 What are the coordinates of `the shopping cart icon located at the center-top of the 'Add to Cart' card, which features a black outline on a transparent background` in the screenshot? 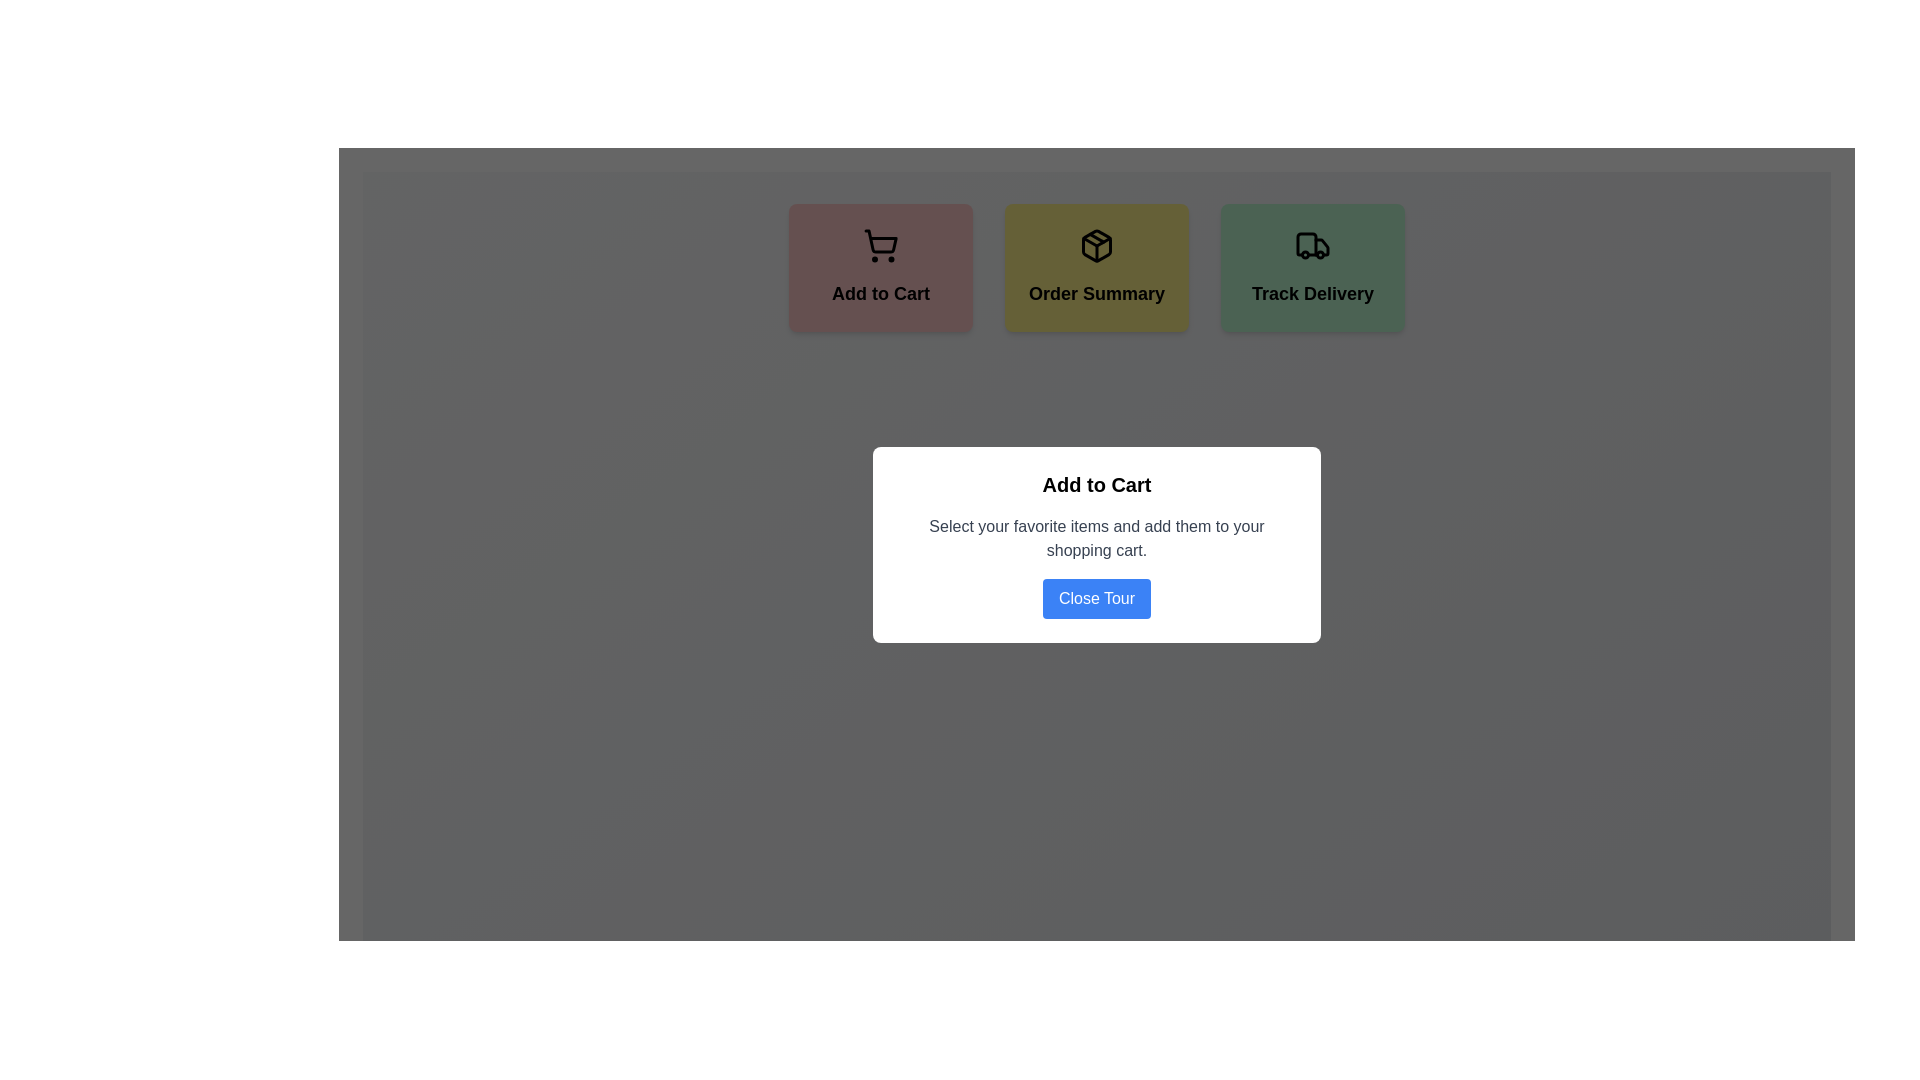 It's located at (880, 245).